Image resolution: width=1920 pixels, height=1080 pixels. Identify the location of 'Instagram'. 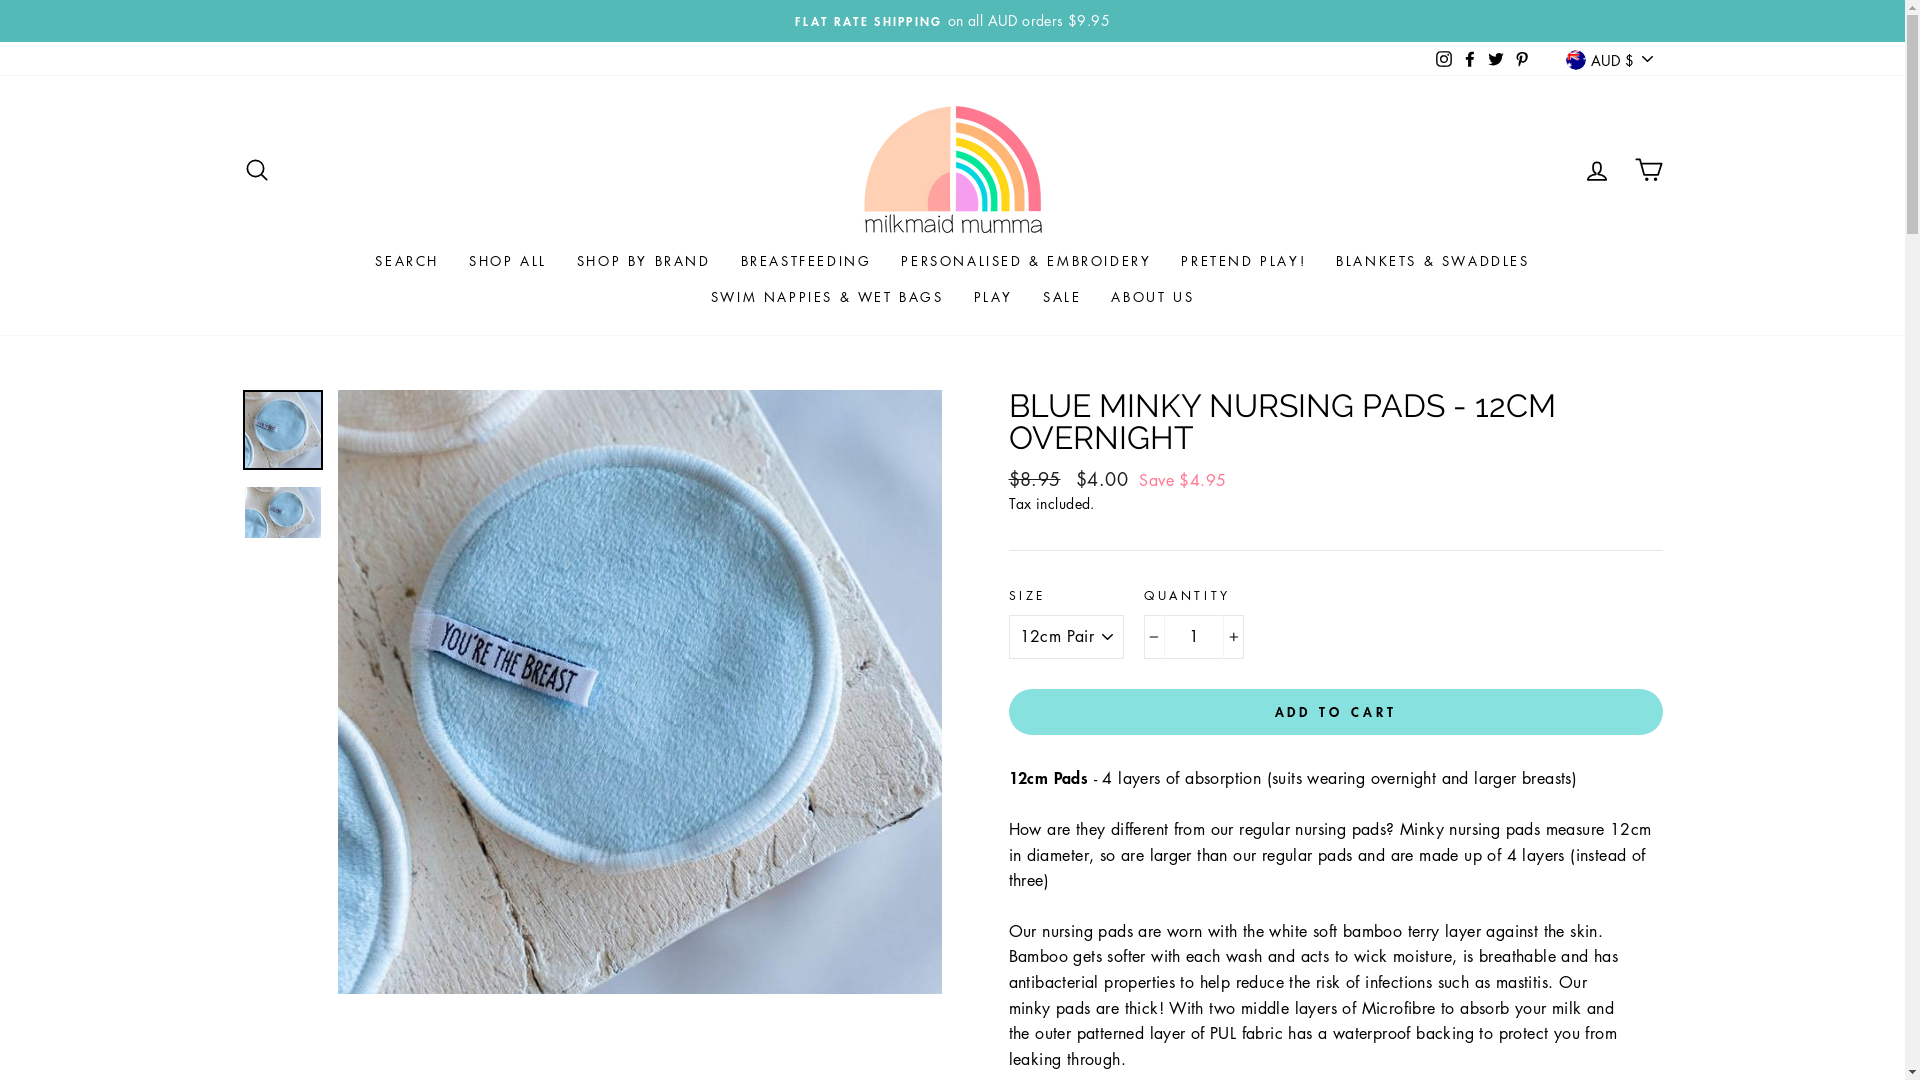
(1429, 57).